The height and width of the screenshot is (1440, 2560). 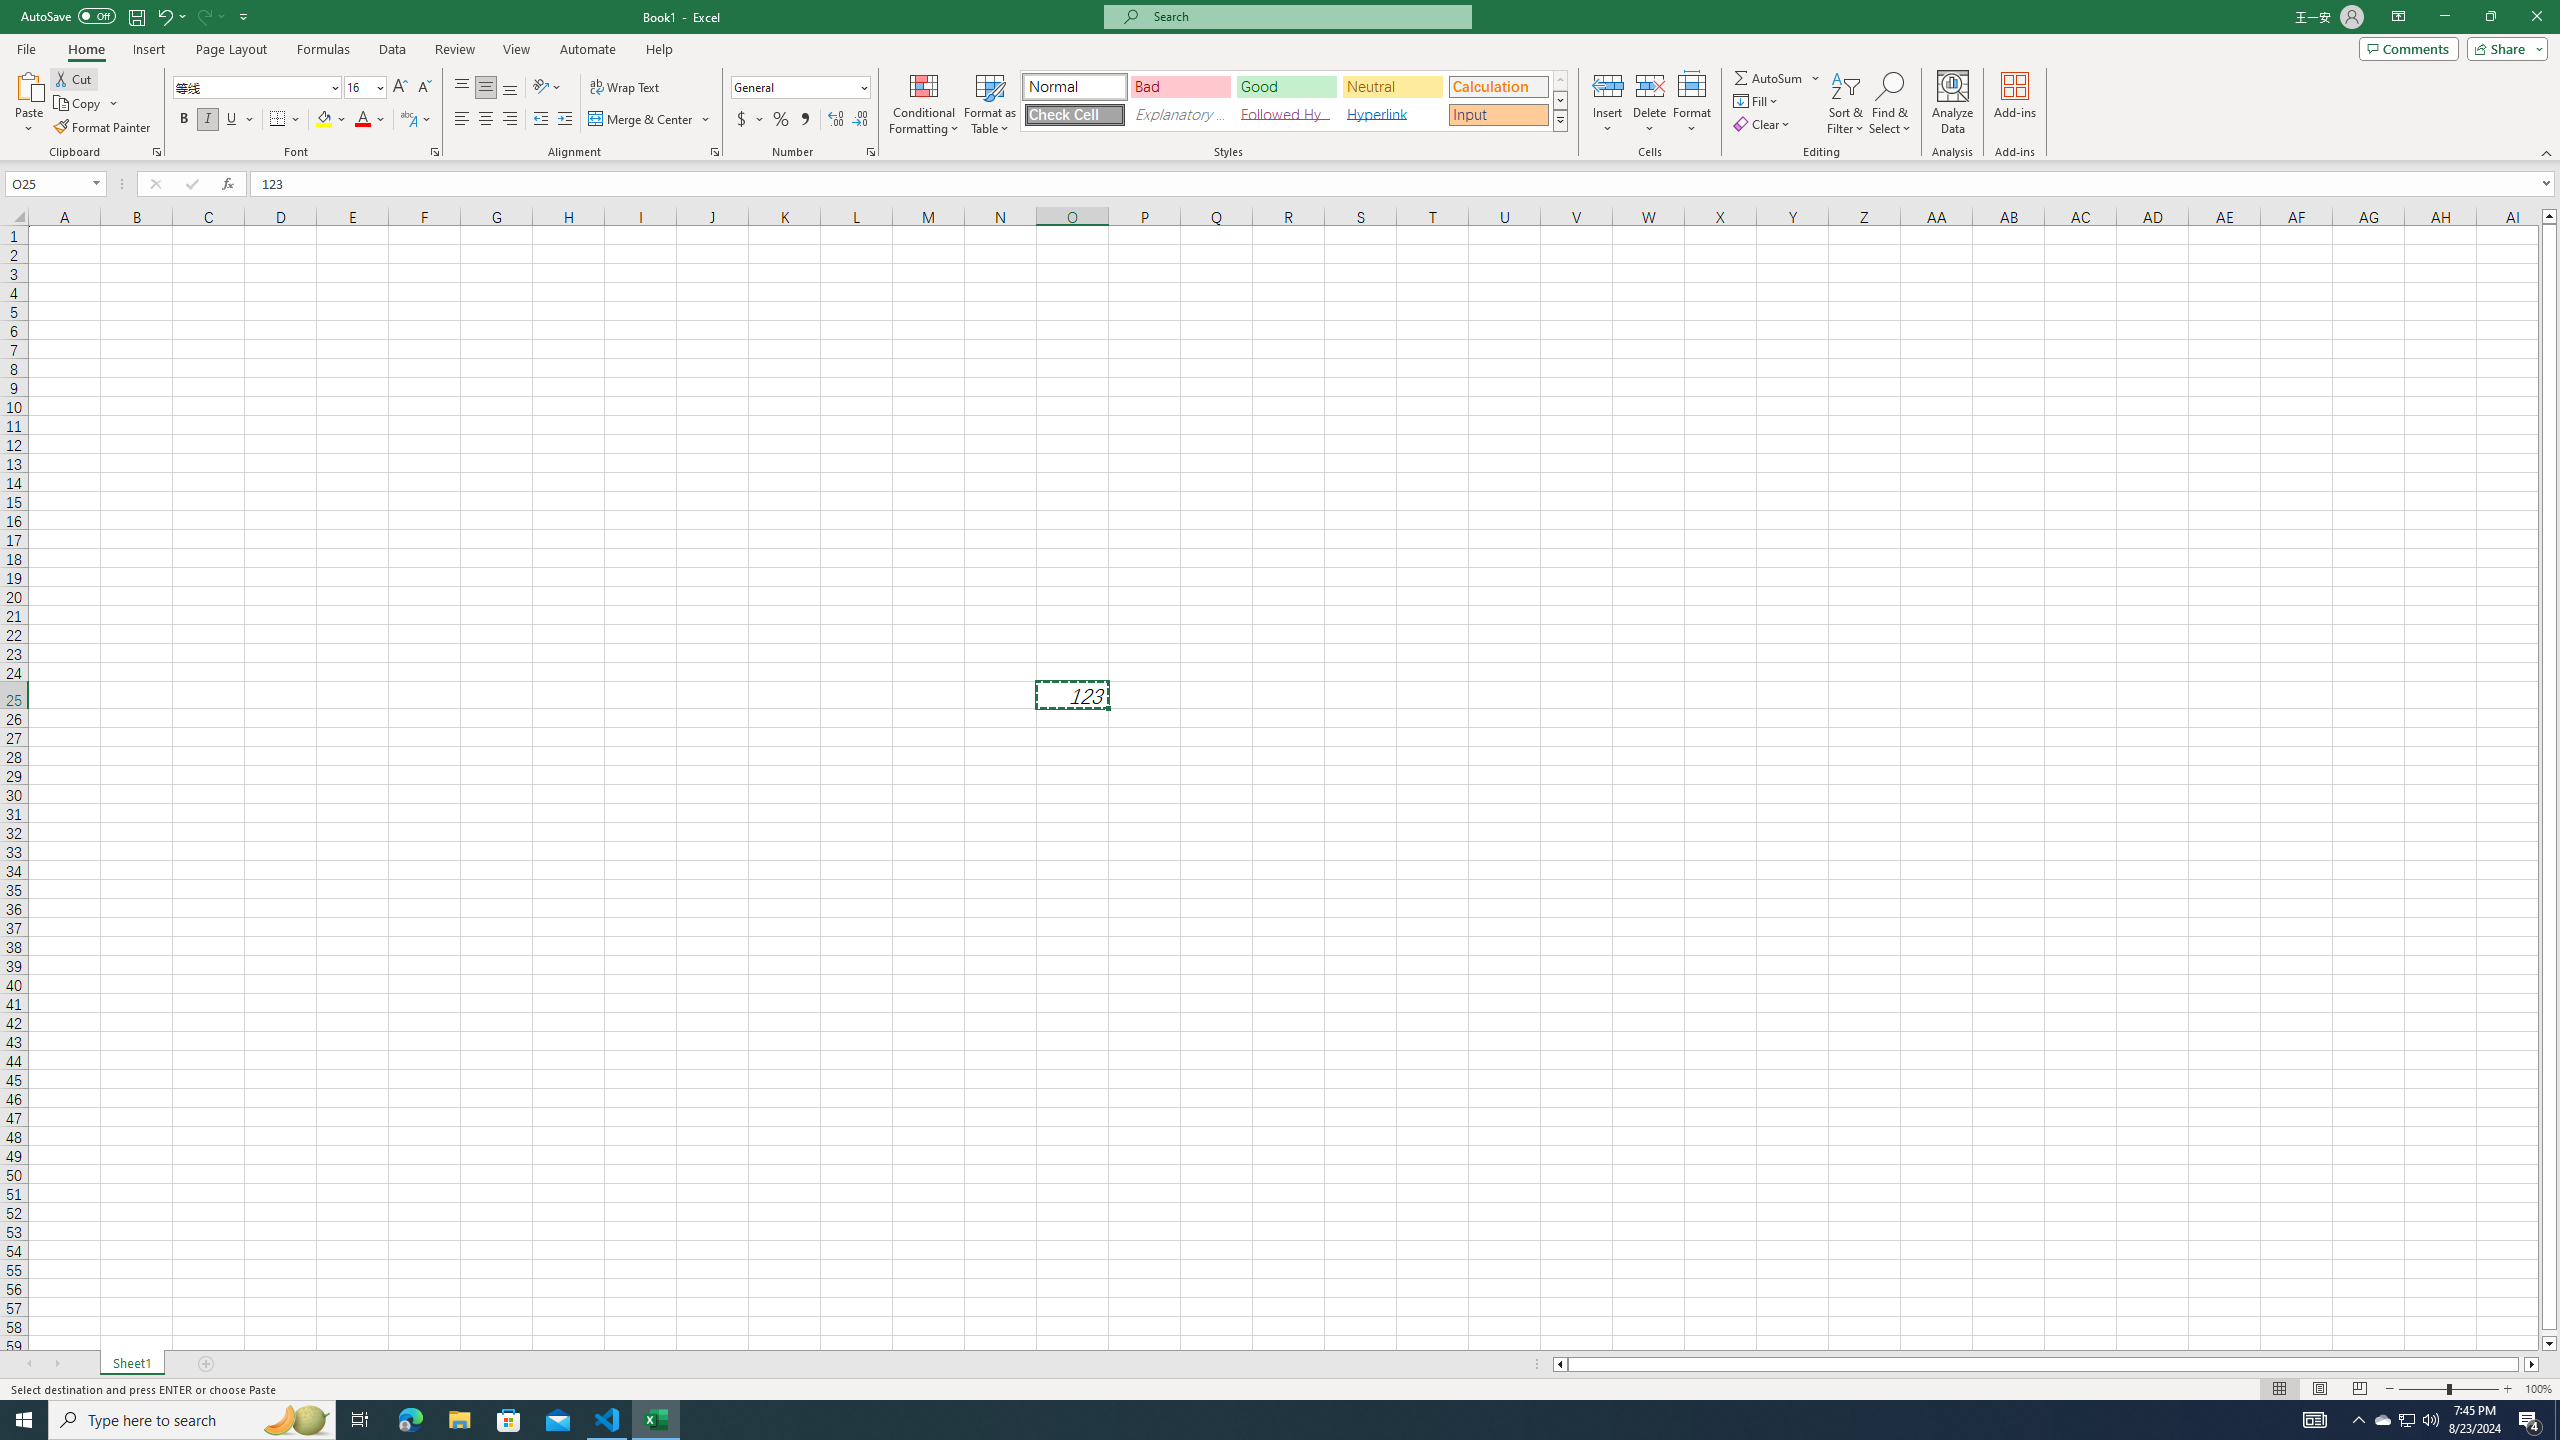 I want to click on 'Neutral', so click(x=1391, y=87).